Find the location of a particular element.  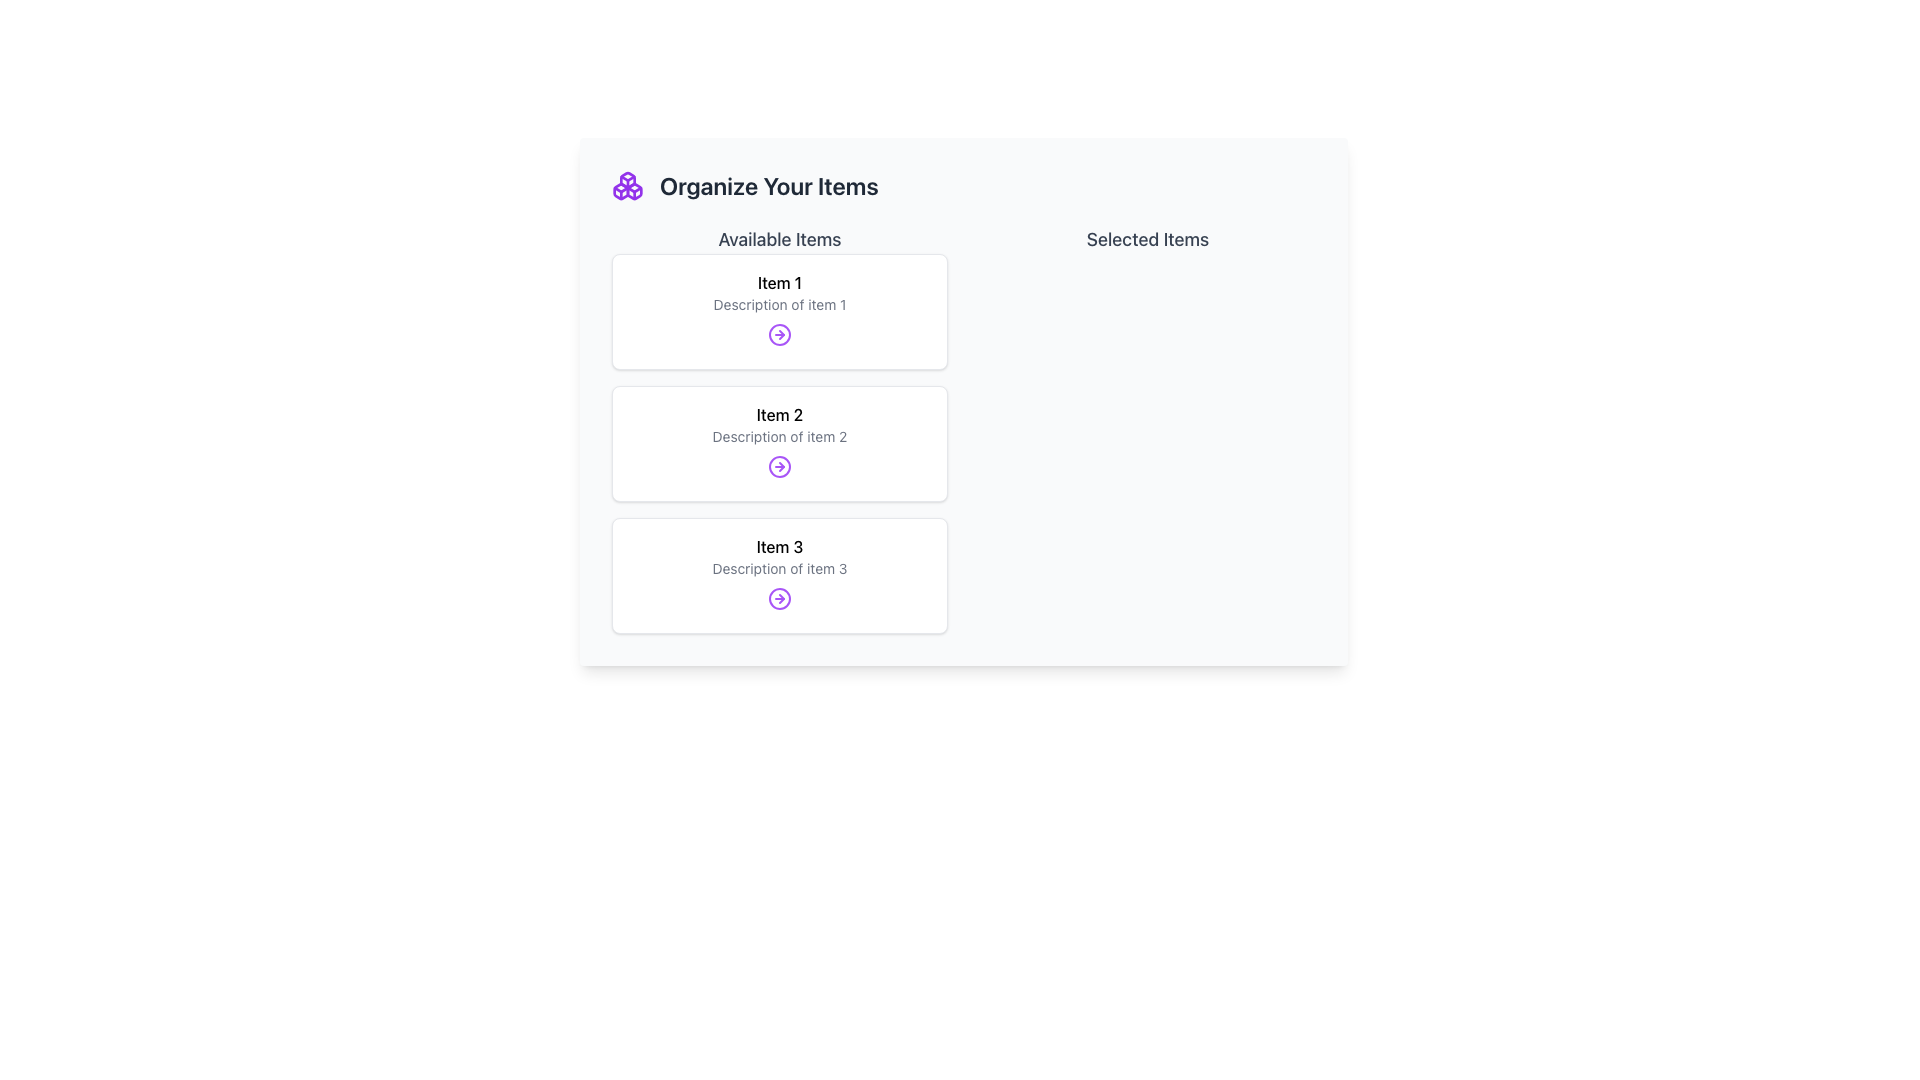

the Decorative Icon Fragment located at the top left of the page header is located at coordinates (627, 180).